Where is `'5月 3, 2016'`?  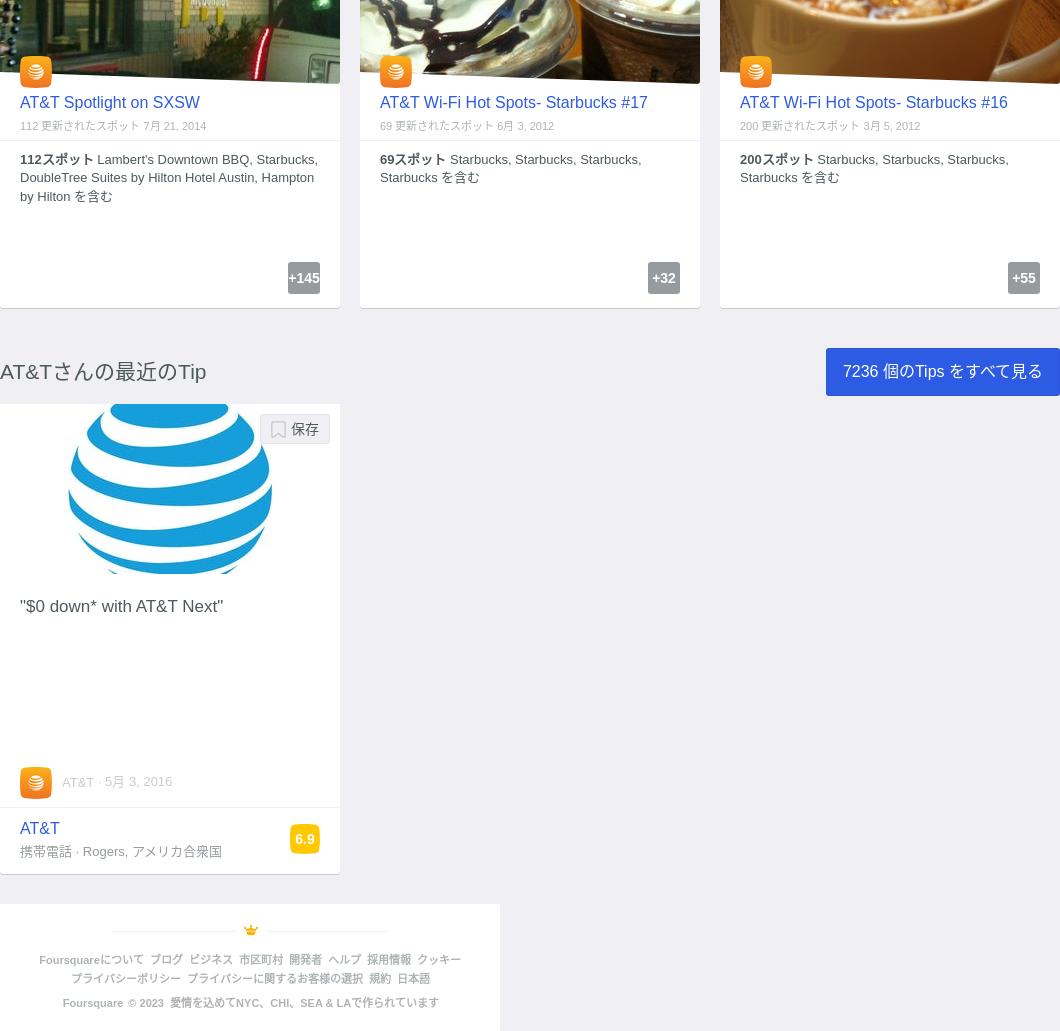 '5月 3, 2016' is located at coordinates (137, 780).